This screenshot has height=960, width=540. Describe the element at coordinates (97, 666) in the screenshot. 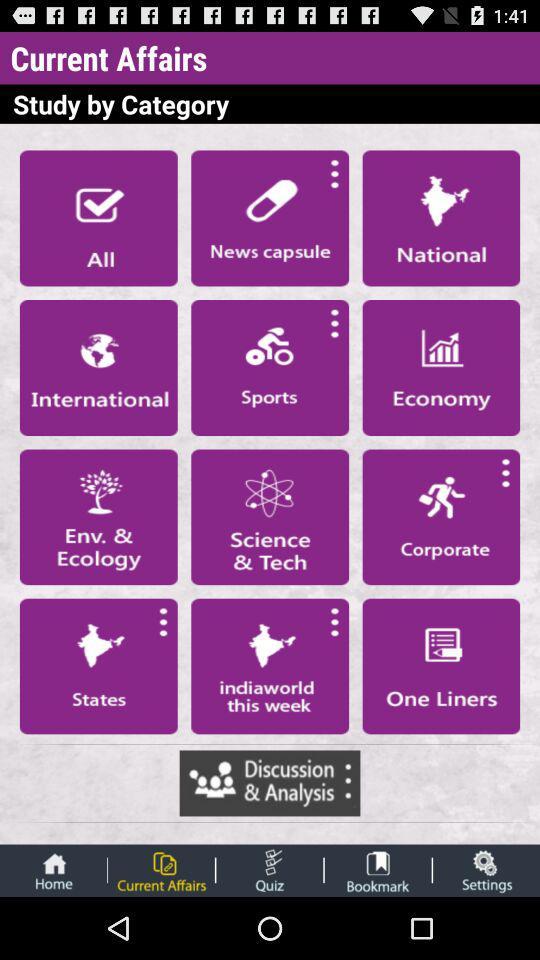

I see `the states category` at that location.